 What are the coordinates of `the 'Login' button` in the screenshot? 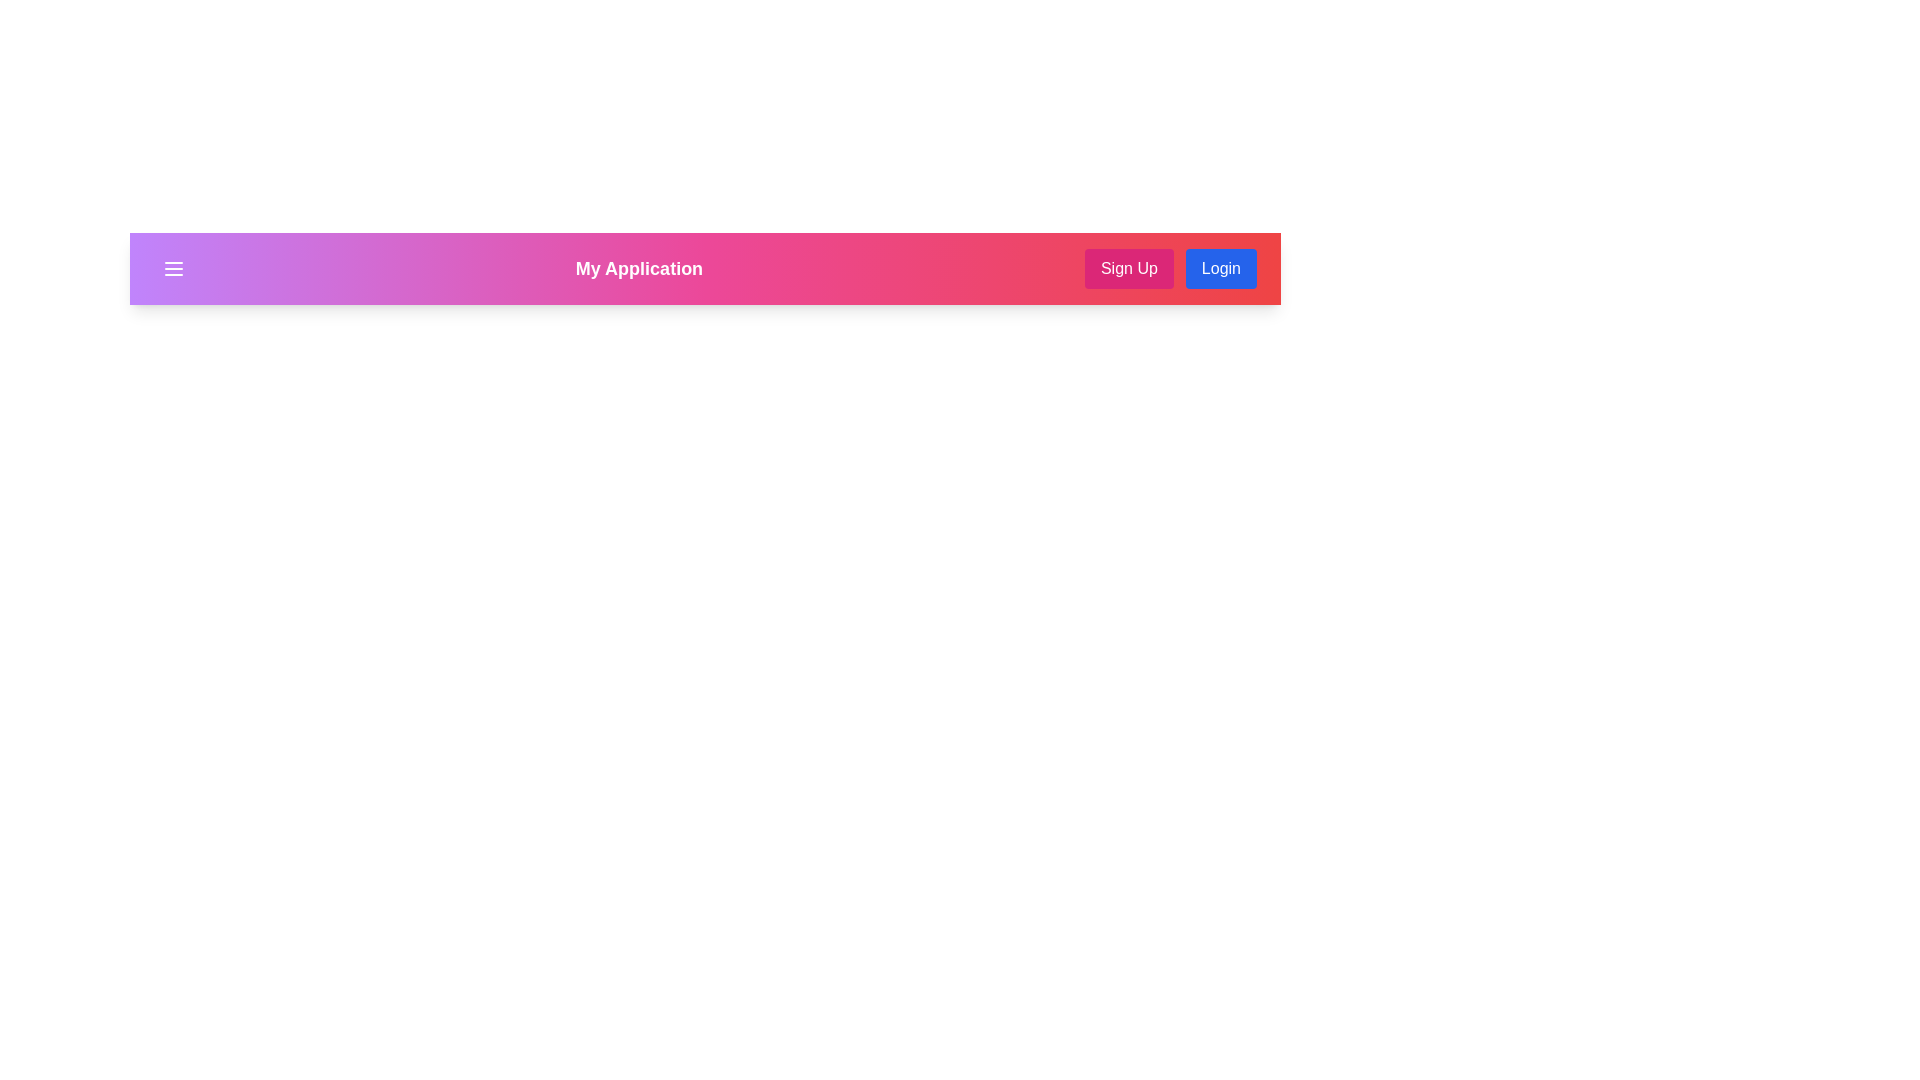 It's located at (1219, 268).